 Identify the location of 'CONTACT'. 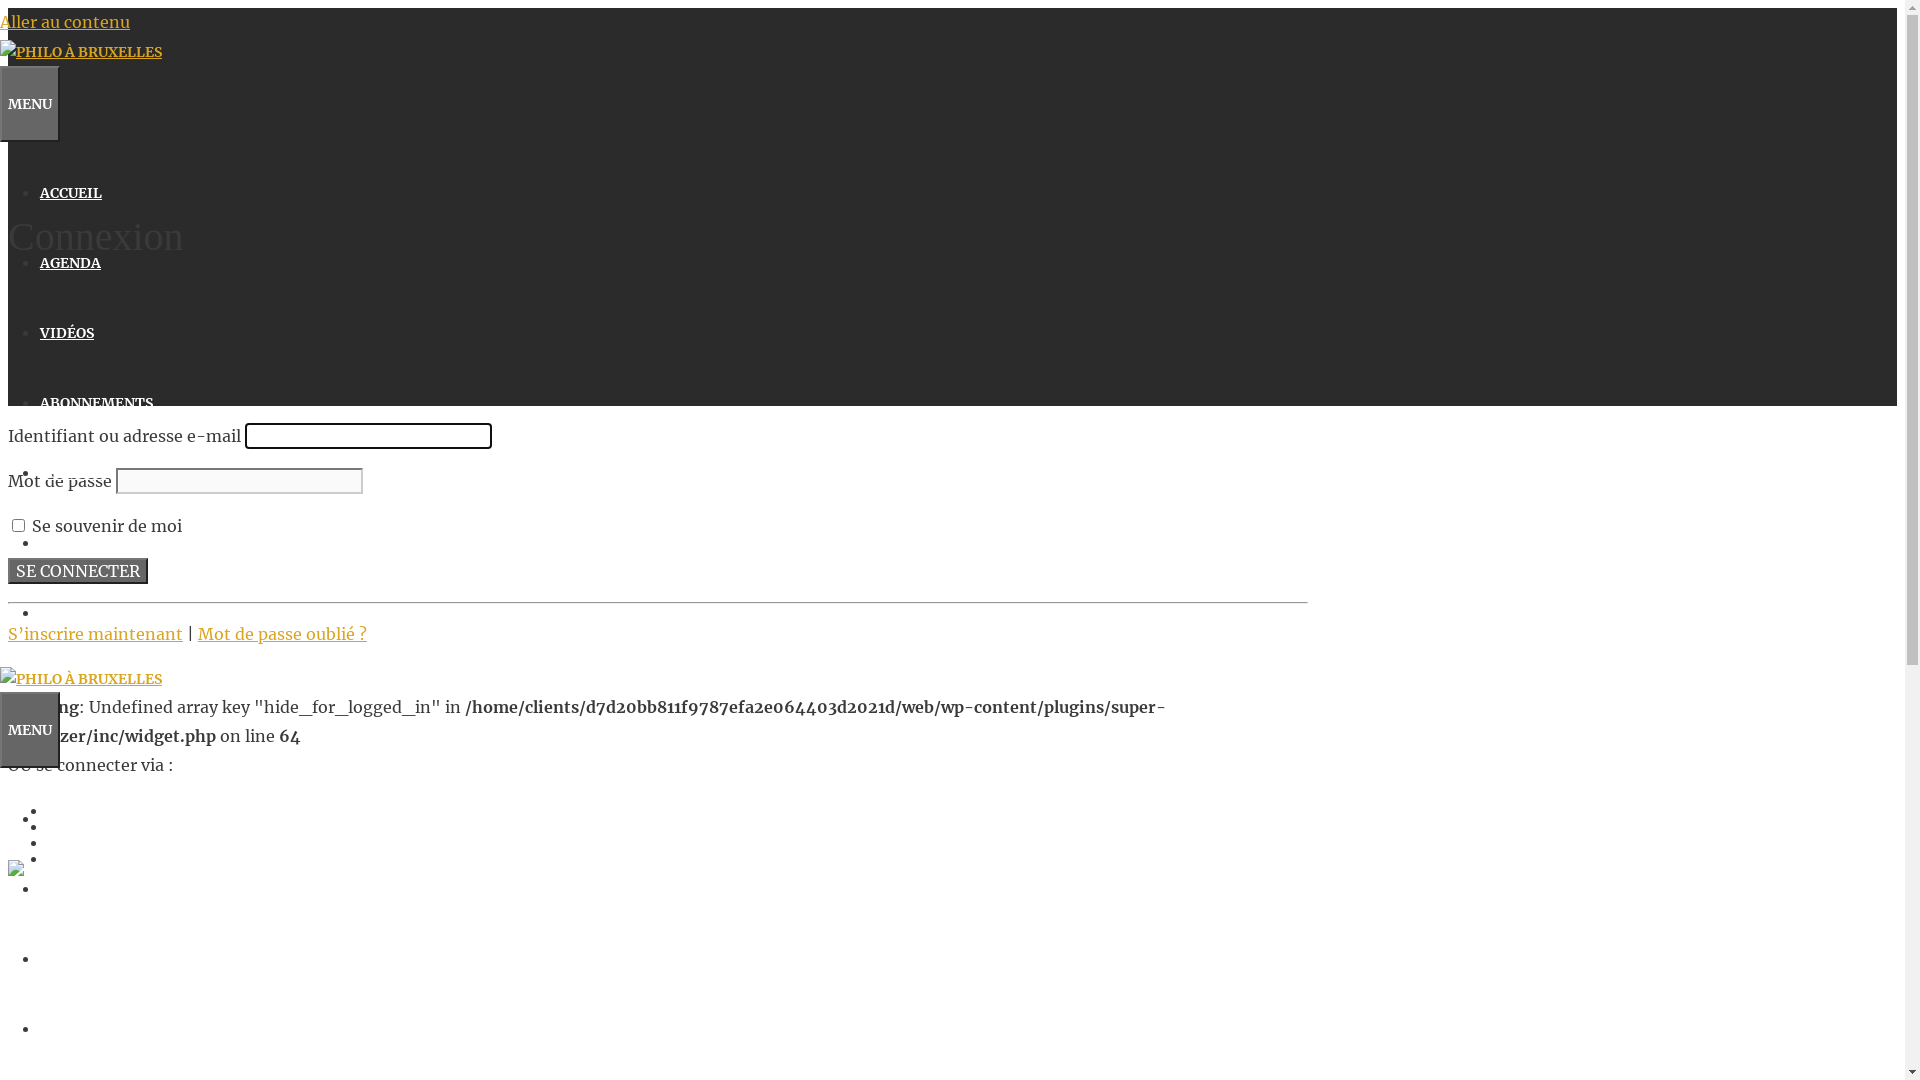
(74, 473).